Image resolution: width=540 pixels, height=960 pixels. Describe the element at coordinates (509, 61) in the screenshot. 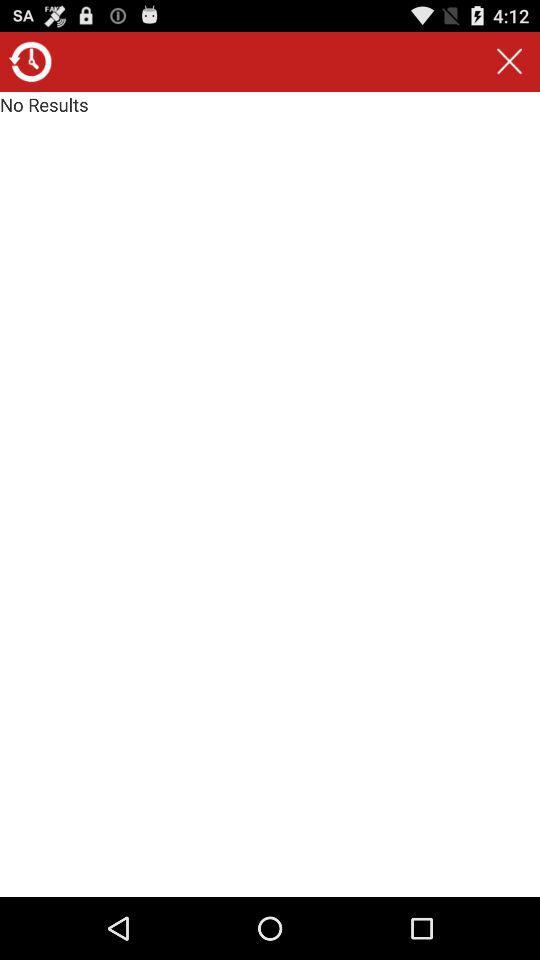

I see `screen` at that location.